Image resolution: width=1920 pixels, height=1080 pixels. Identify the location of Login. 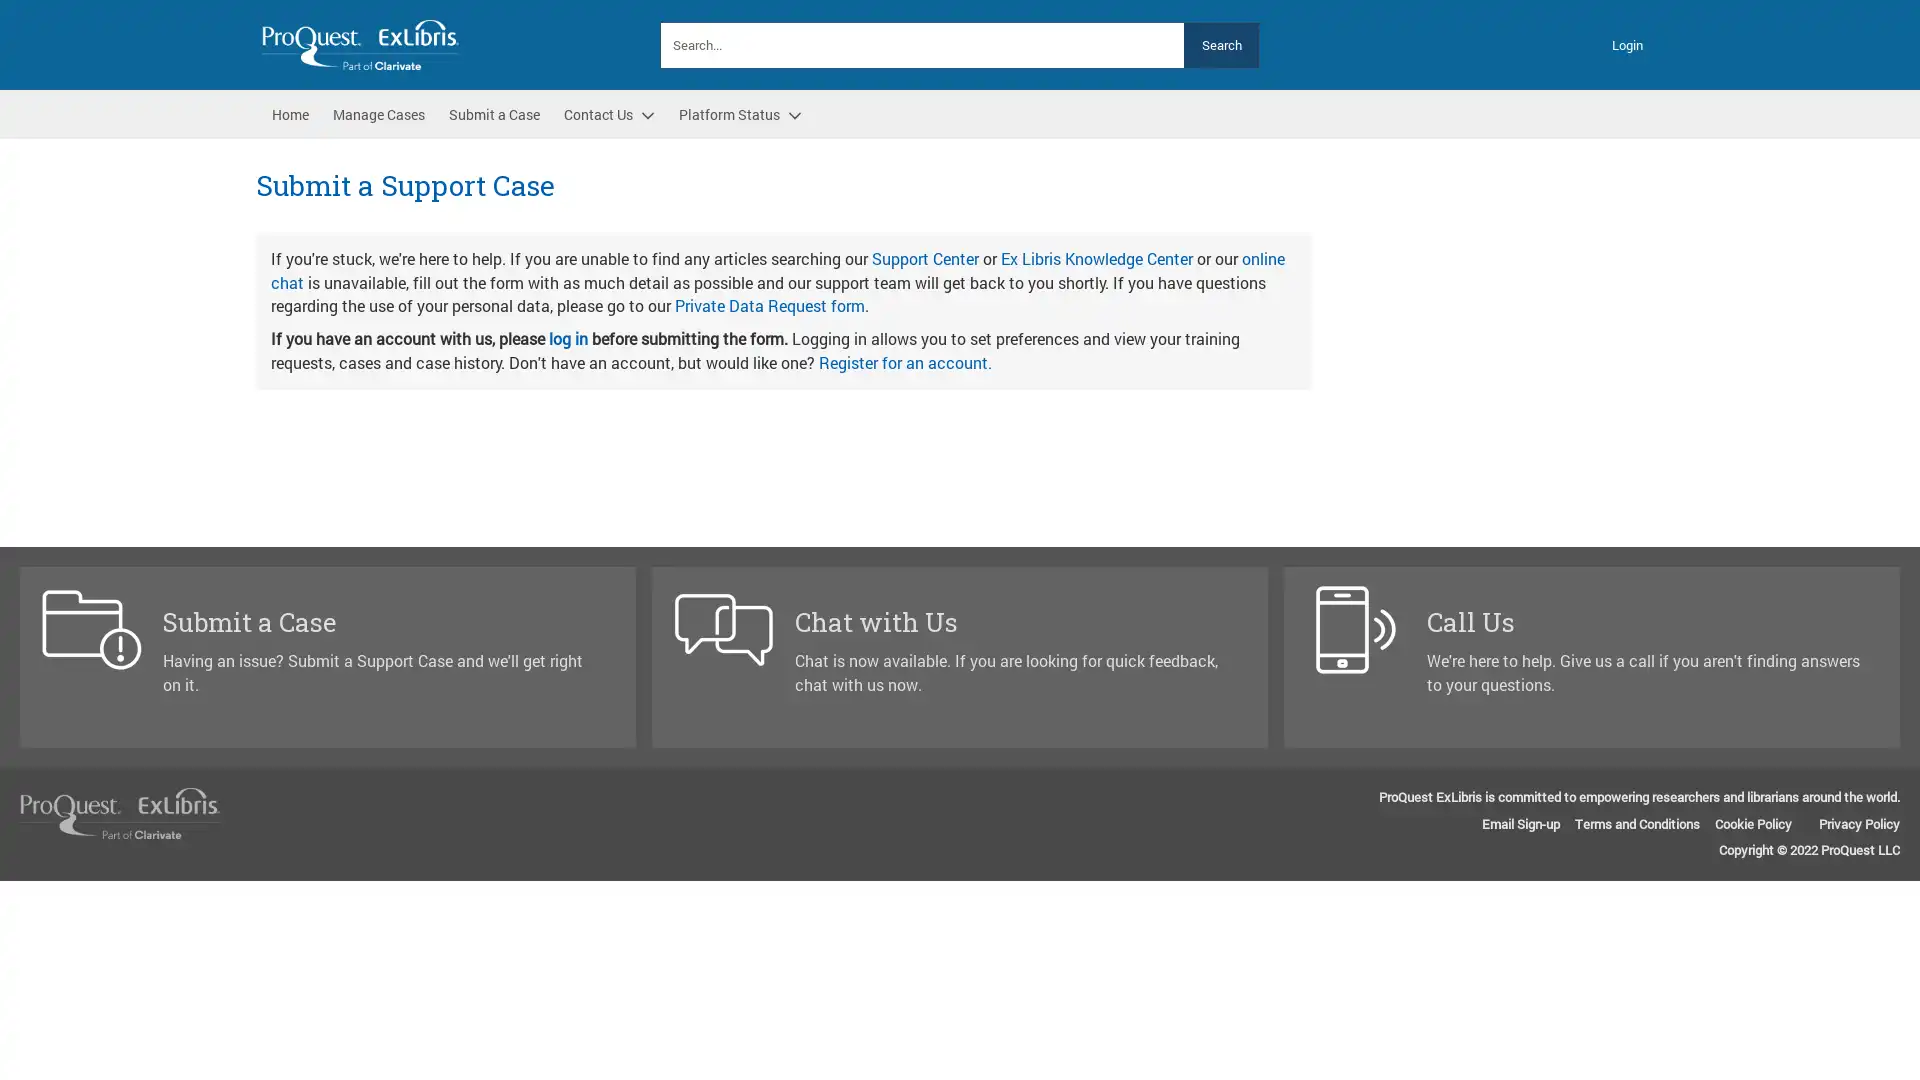
(1627, 45).